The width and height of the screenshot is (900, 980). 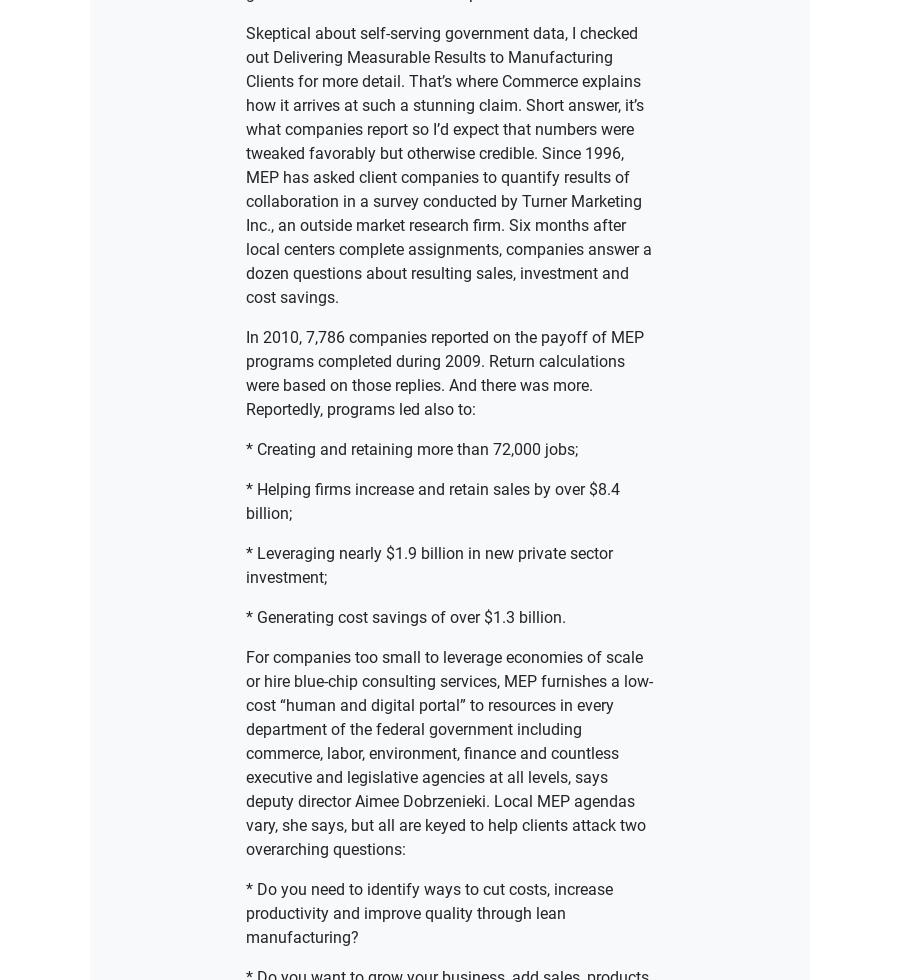 What do you see at coordinates (456, 258) in the screenshot?
I see `'All rights reserved'` at bounding box center [456, 258].